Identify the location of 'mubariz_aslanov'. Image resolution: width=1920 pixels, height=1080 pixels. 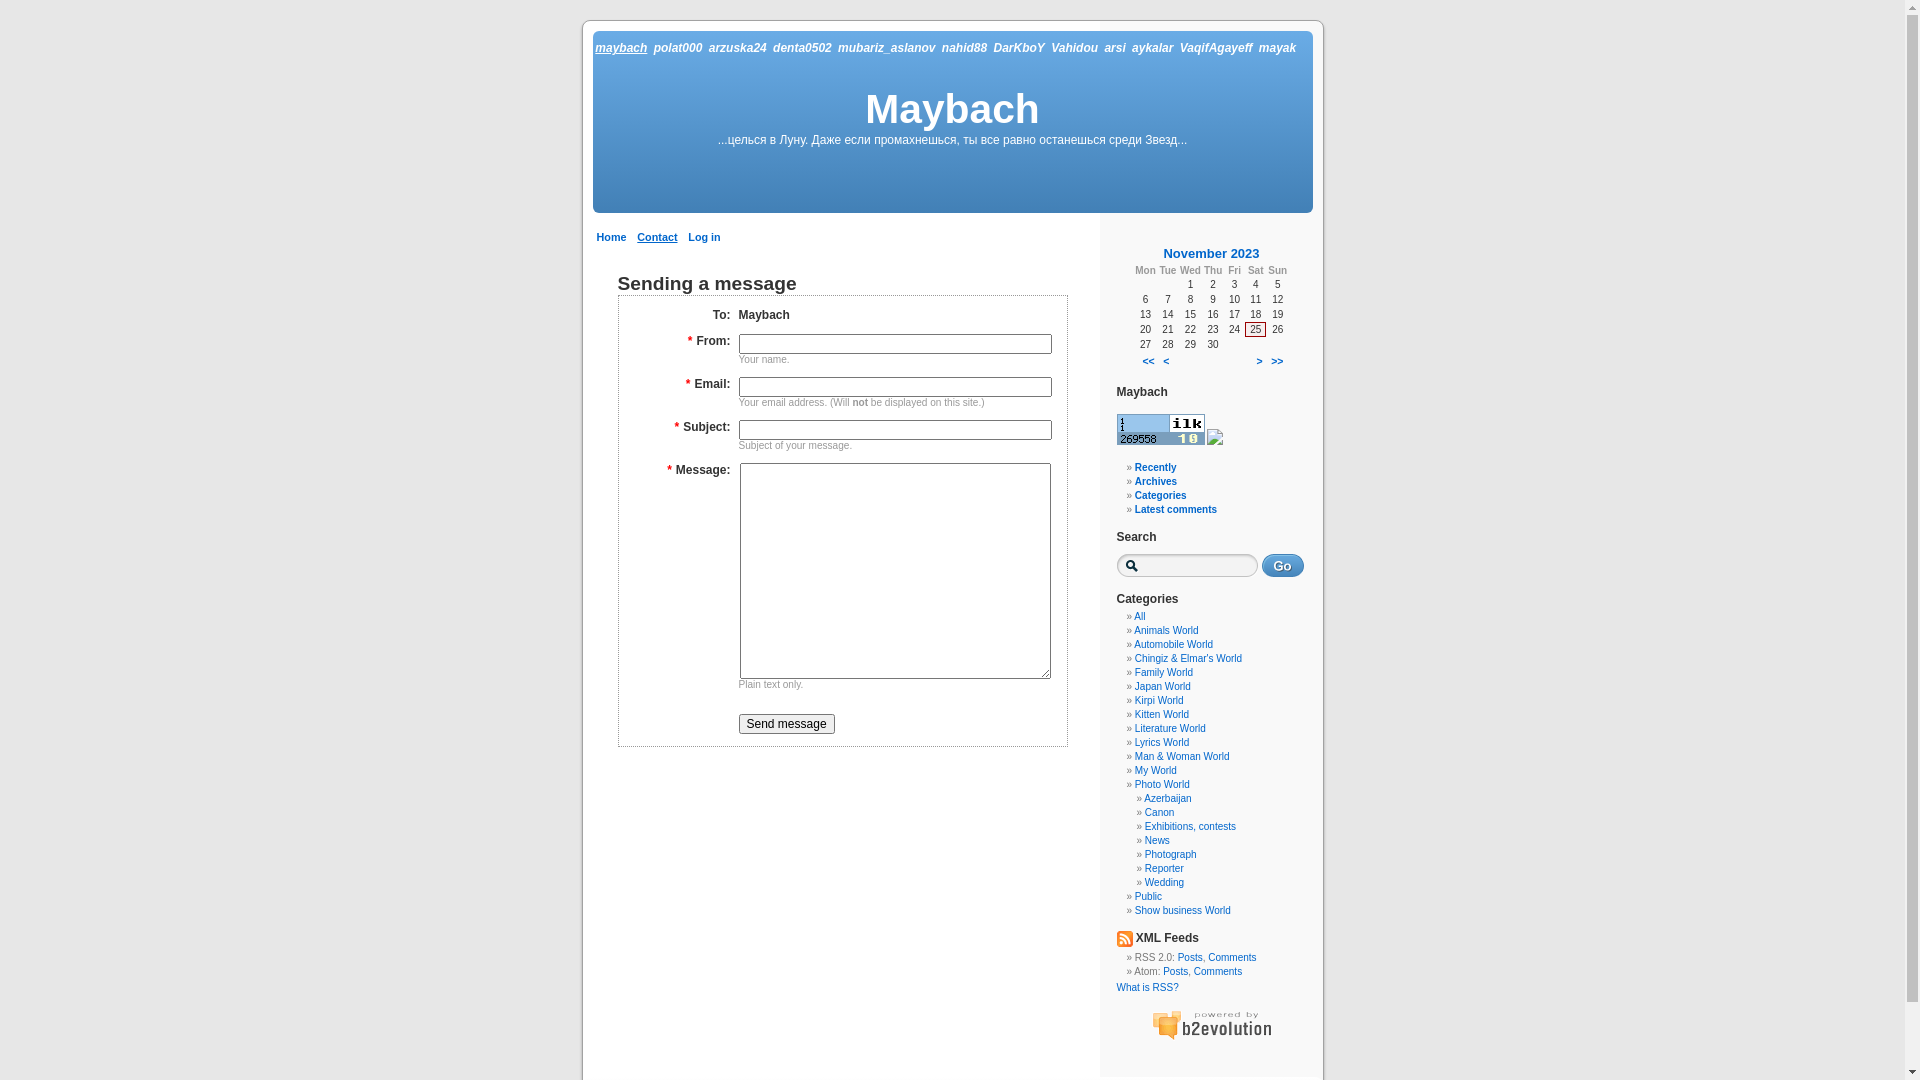
(885, 46).